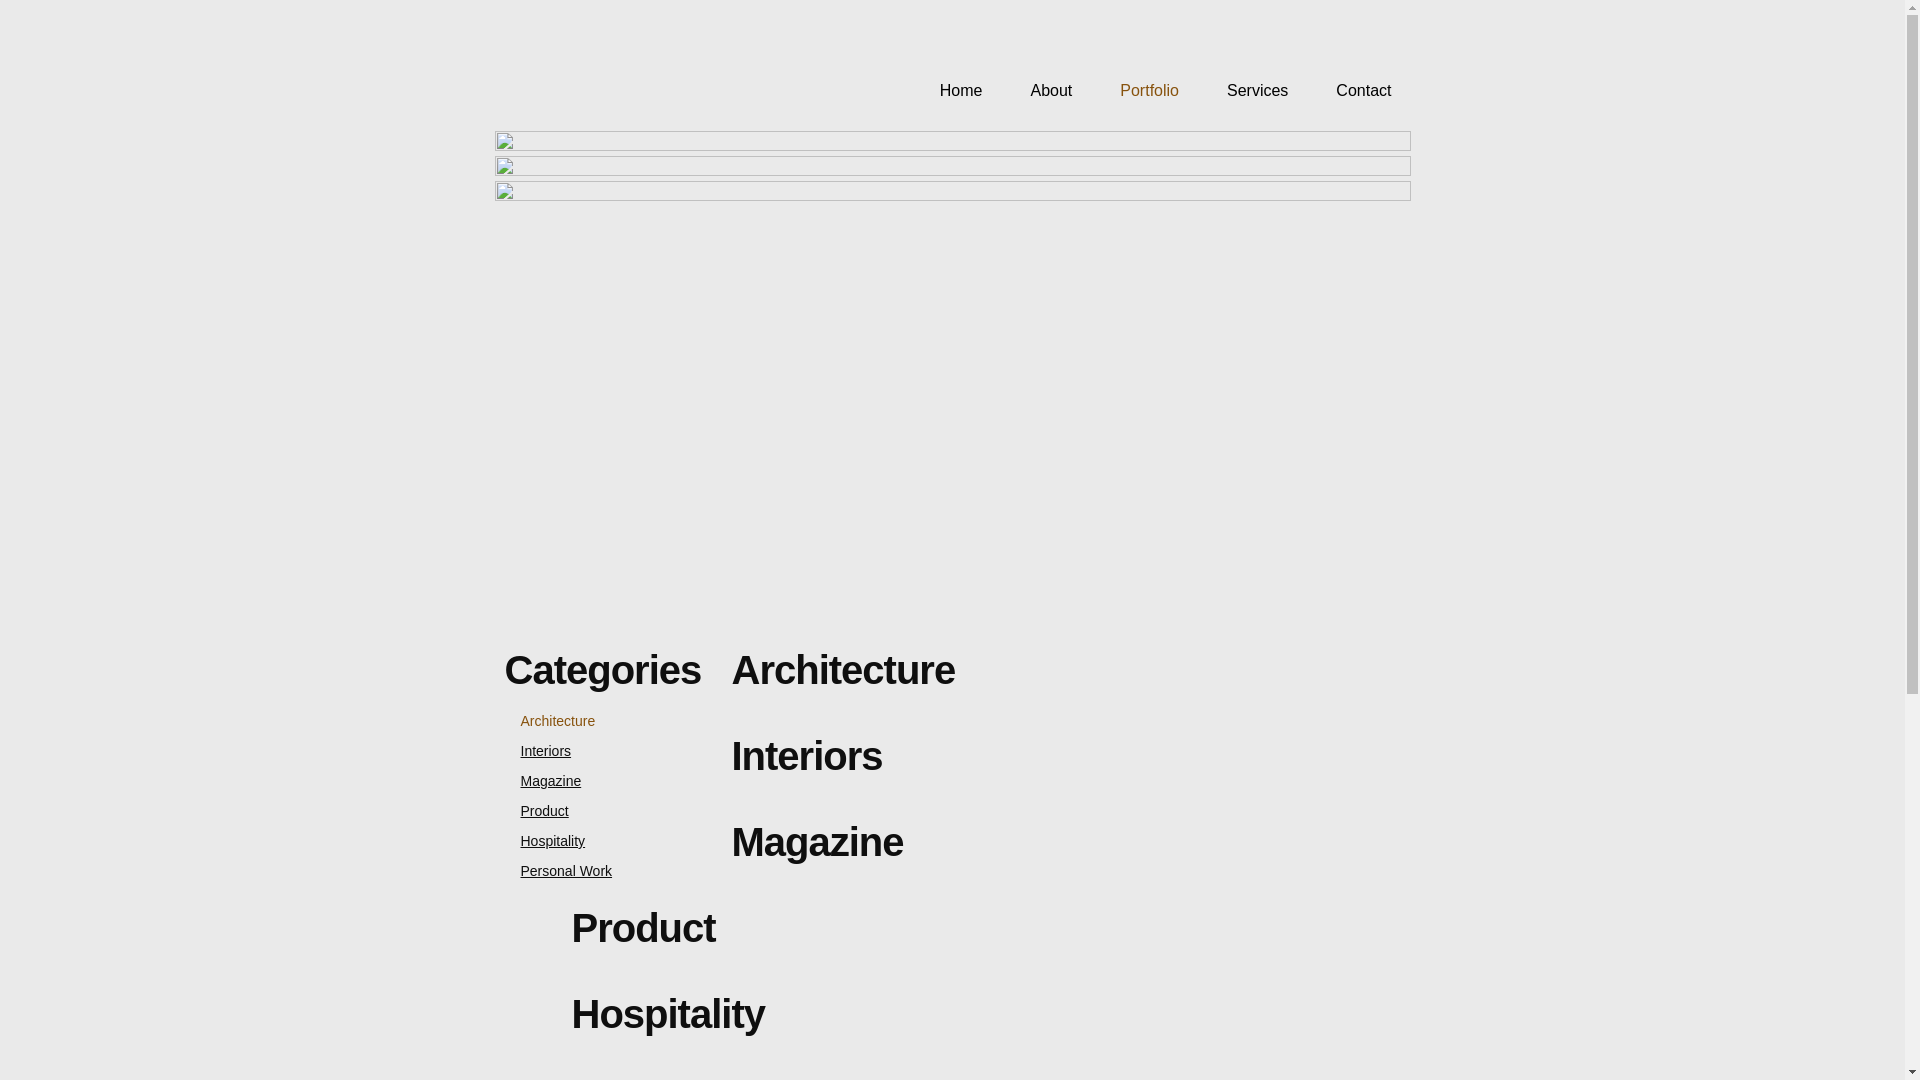  I want to click on 'Portfolio', so click(1139, 91).